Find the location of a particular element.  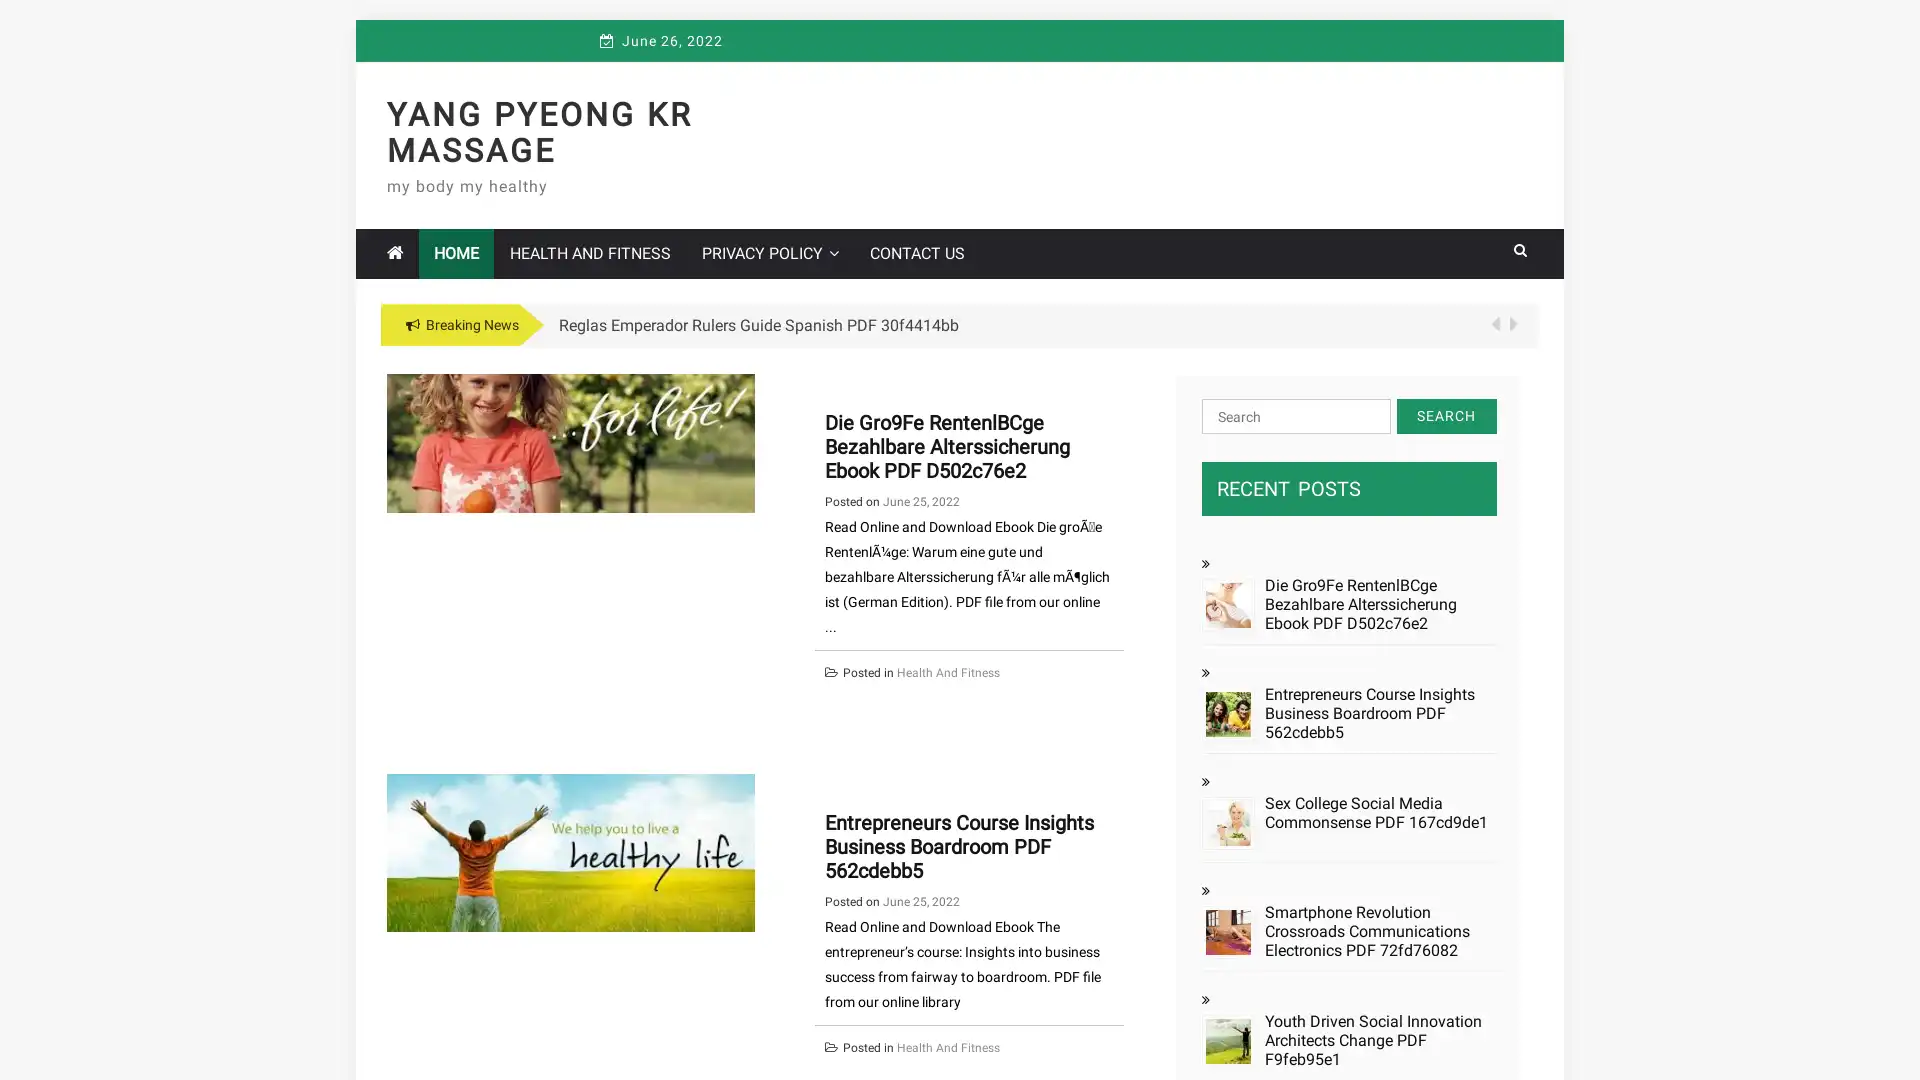

Search is located at coordinates (1445, 415).